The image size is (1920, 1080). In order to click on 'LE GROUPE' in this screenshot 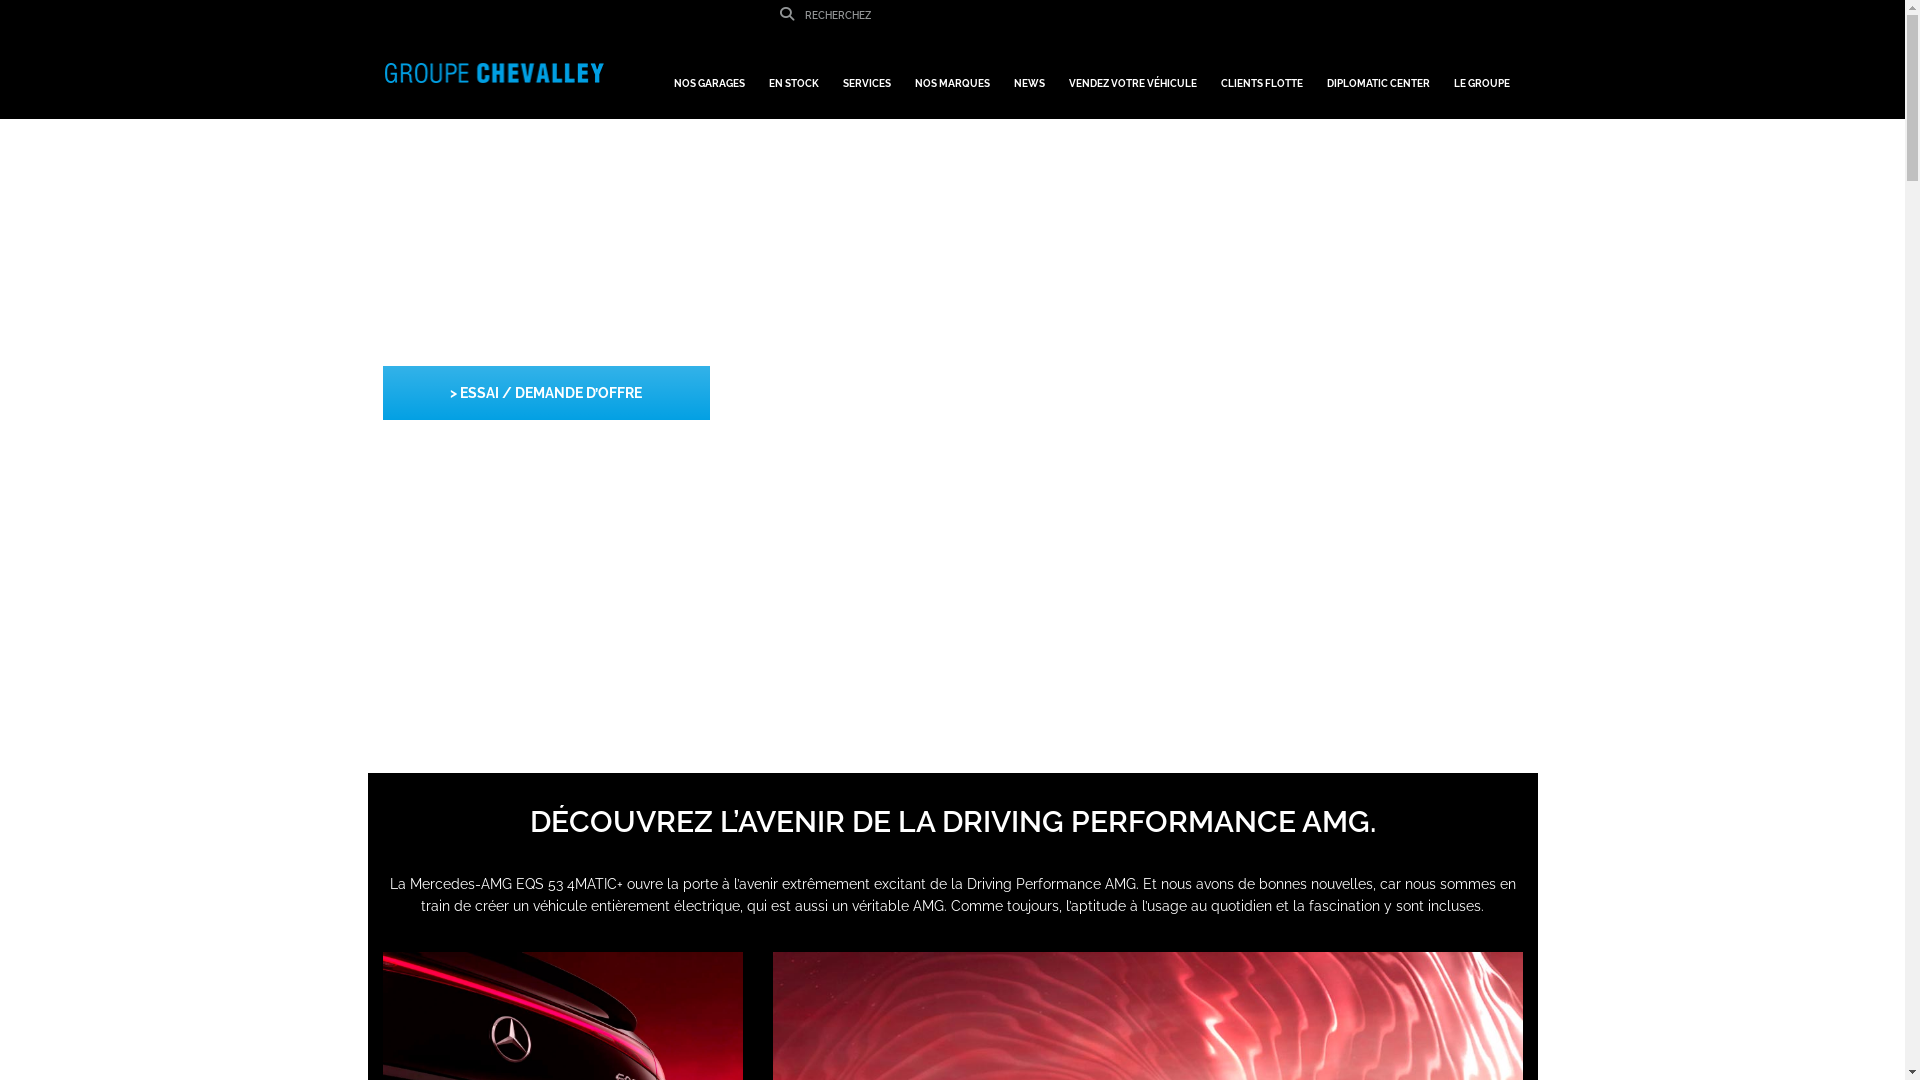, I will do `click(1482, 73)`.